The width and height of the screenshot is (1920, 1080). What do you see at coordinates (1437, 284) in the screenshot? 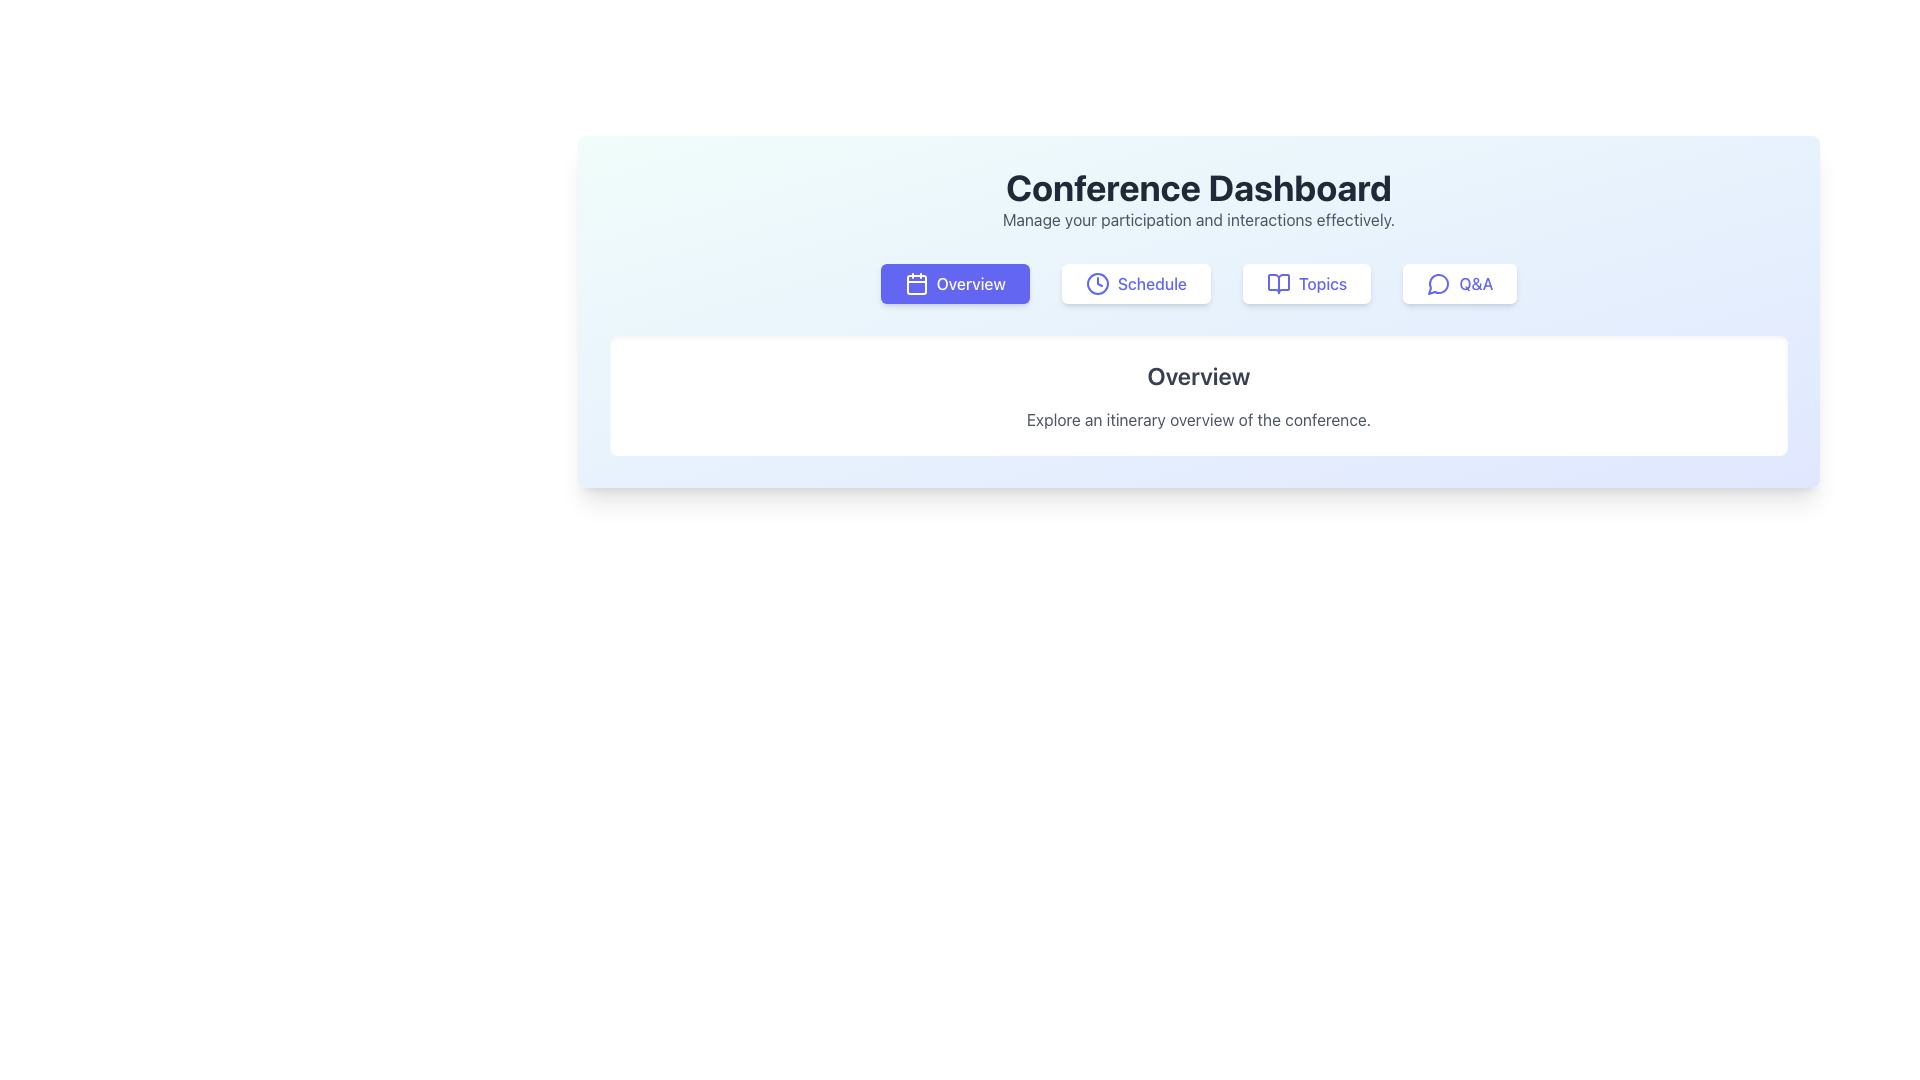
I see `the speech bubble icon within the 'Q&A' navigation button, which is part of a group of navigation buttons at the top of the interface` at bounding box center [1437, 284].